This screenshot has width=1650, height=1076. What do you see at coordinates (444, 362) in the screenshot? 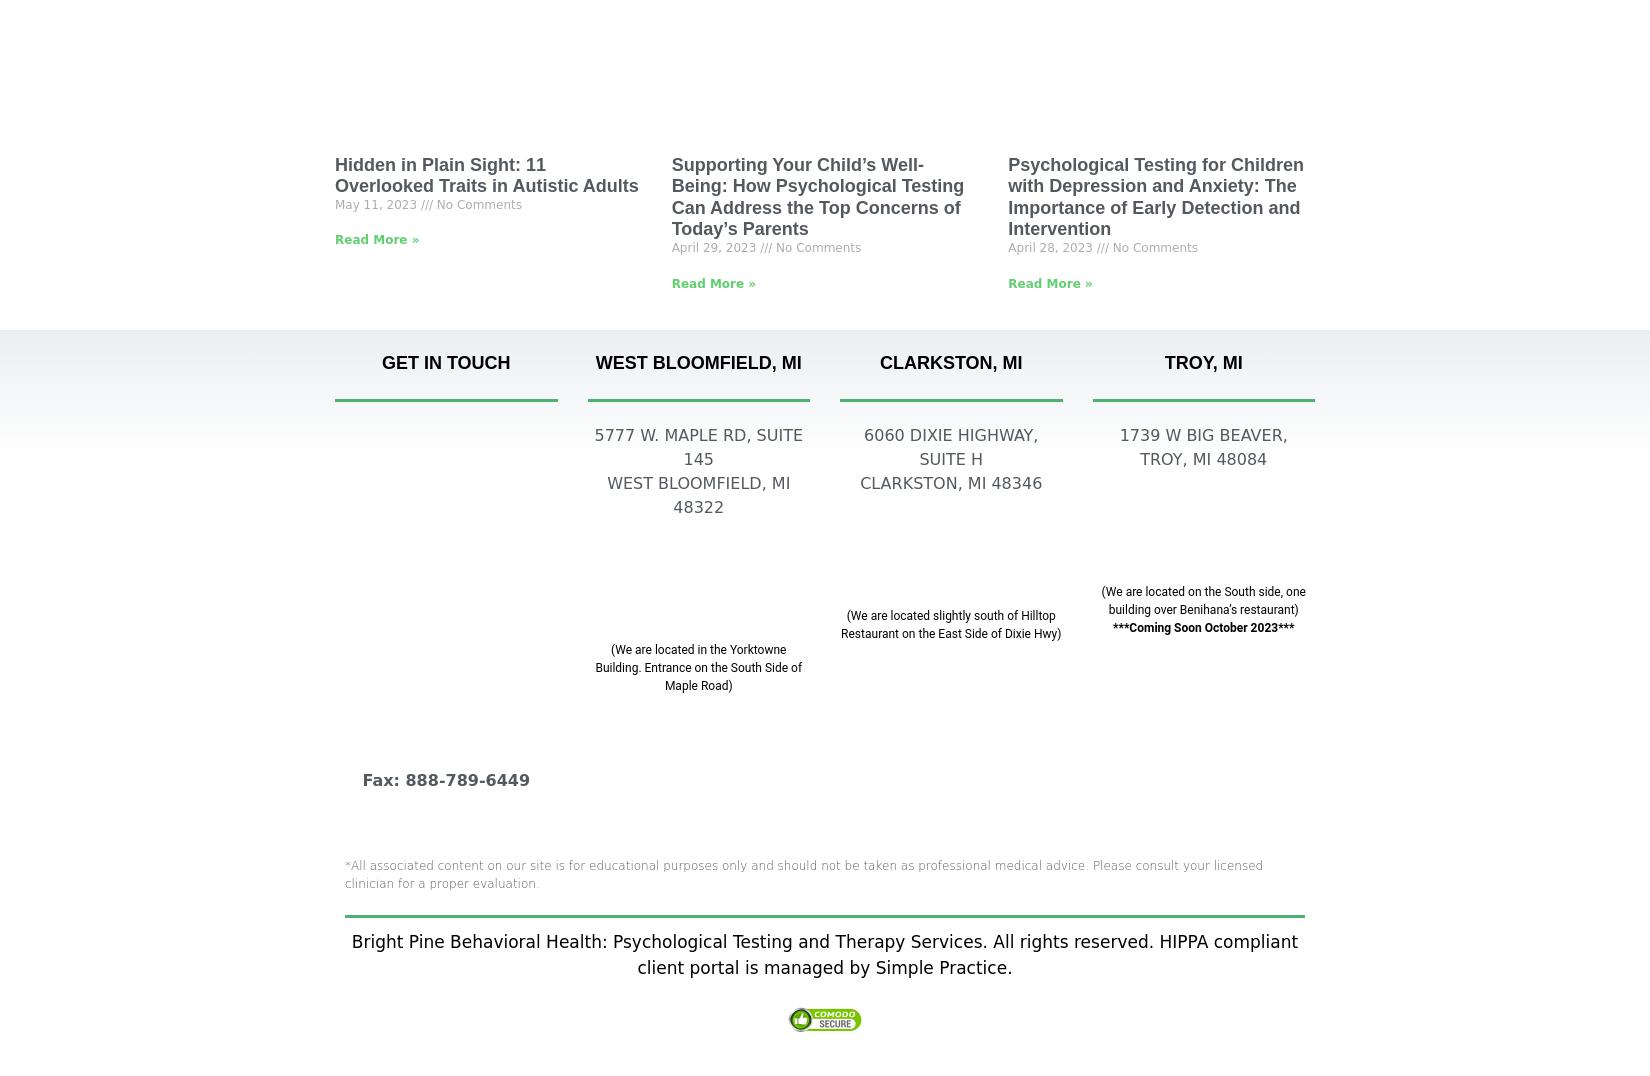
I see `'GET IN TOUCH'` at bounding box center [444, 362].